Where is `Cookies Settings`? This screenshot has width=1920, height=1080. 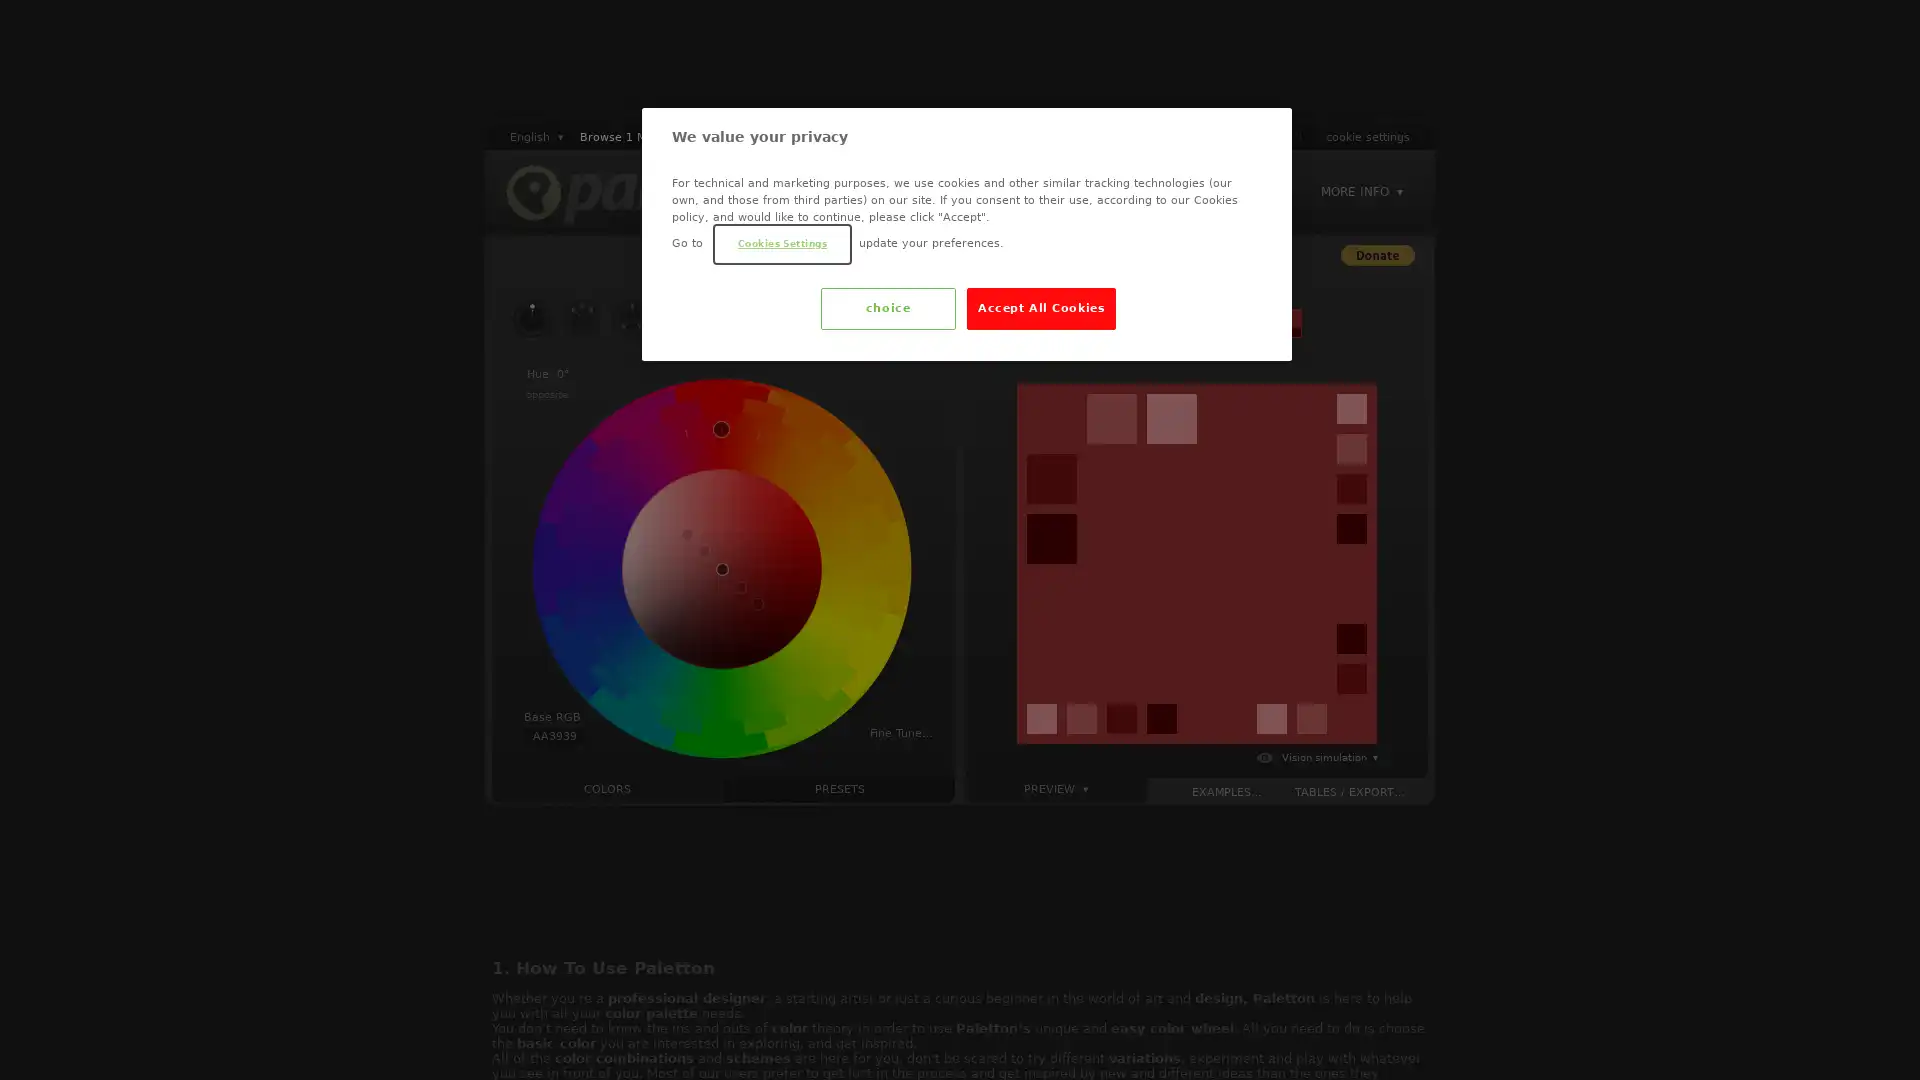
Cookies Settings is located at coordinates (781, 242).